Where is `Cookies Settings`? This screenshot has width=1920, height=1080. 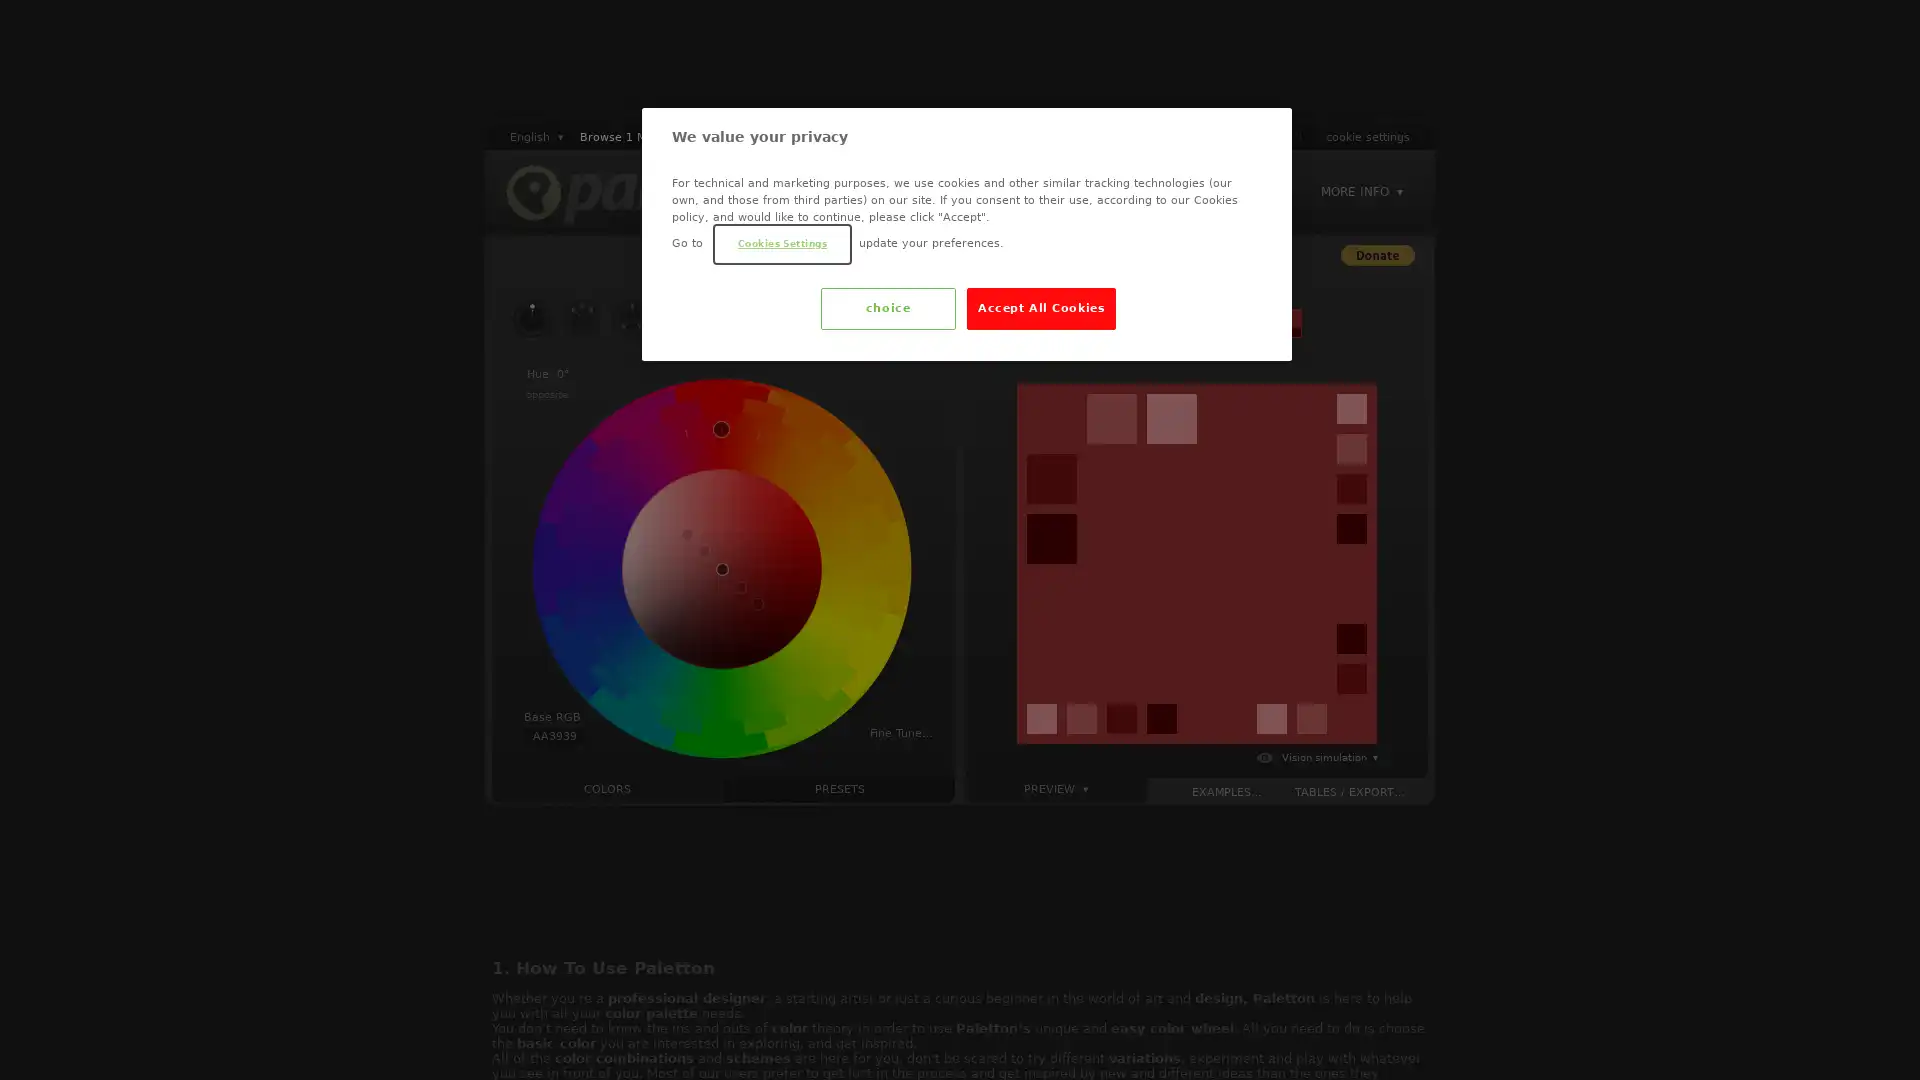
Cookies Settings is located at coordinates (781, 242).